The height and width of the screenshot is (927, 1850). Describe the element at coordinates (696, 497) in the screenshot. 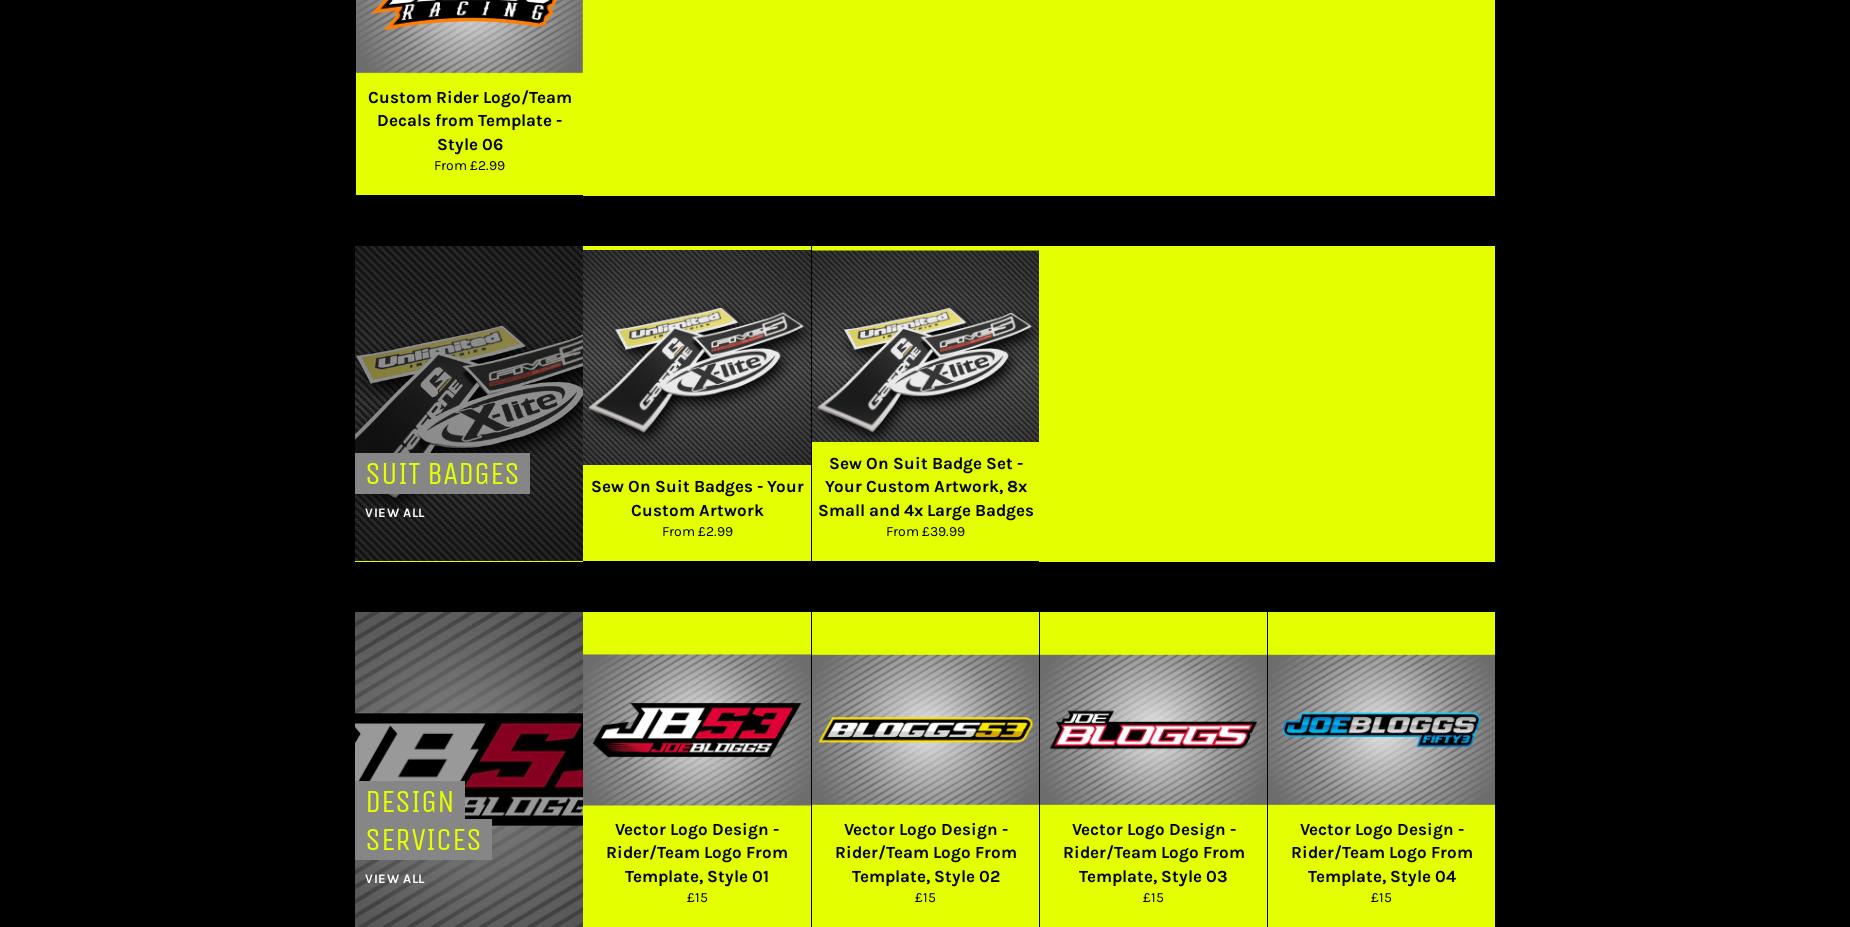

I see `'Sew On Suit Badges - Your Custom Artwork'` at that location.